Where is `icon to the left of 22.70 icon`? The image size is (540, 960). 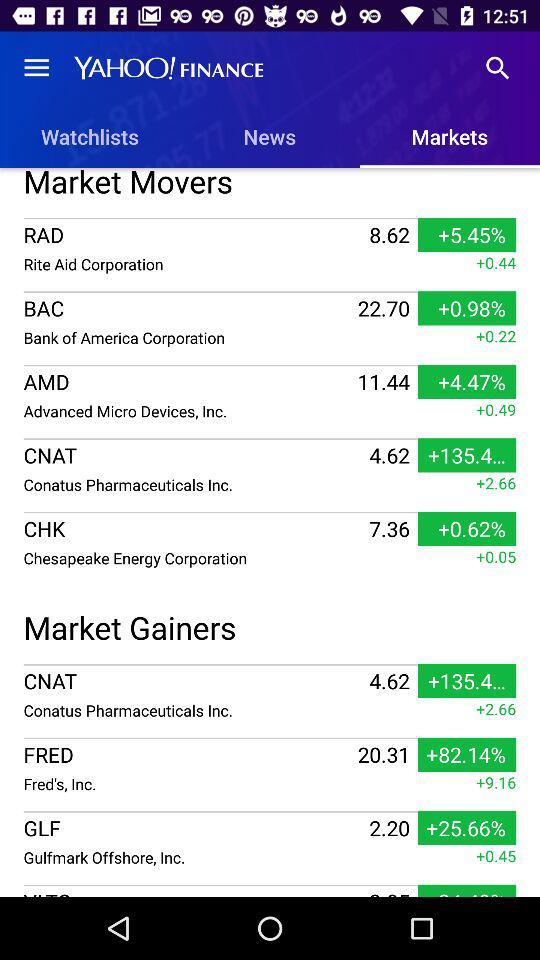 icon to the left of 22.70 icon is located at coordinates (188, 337).